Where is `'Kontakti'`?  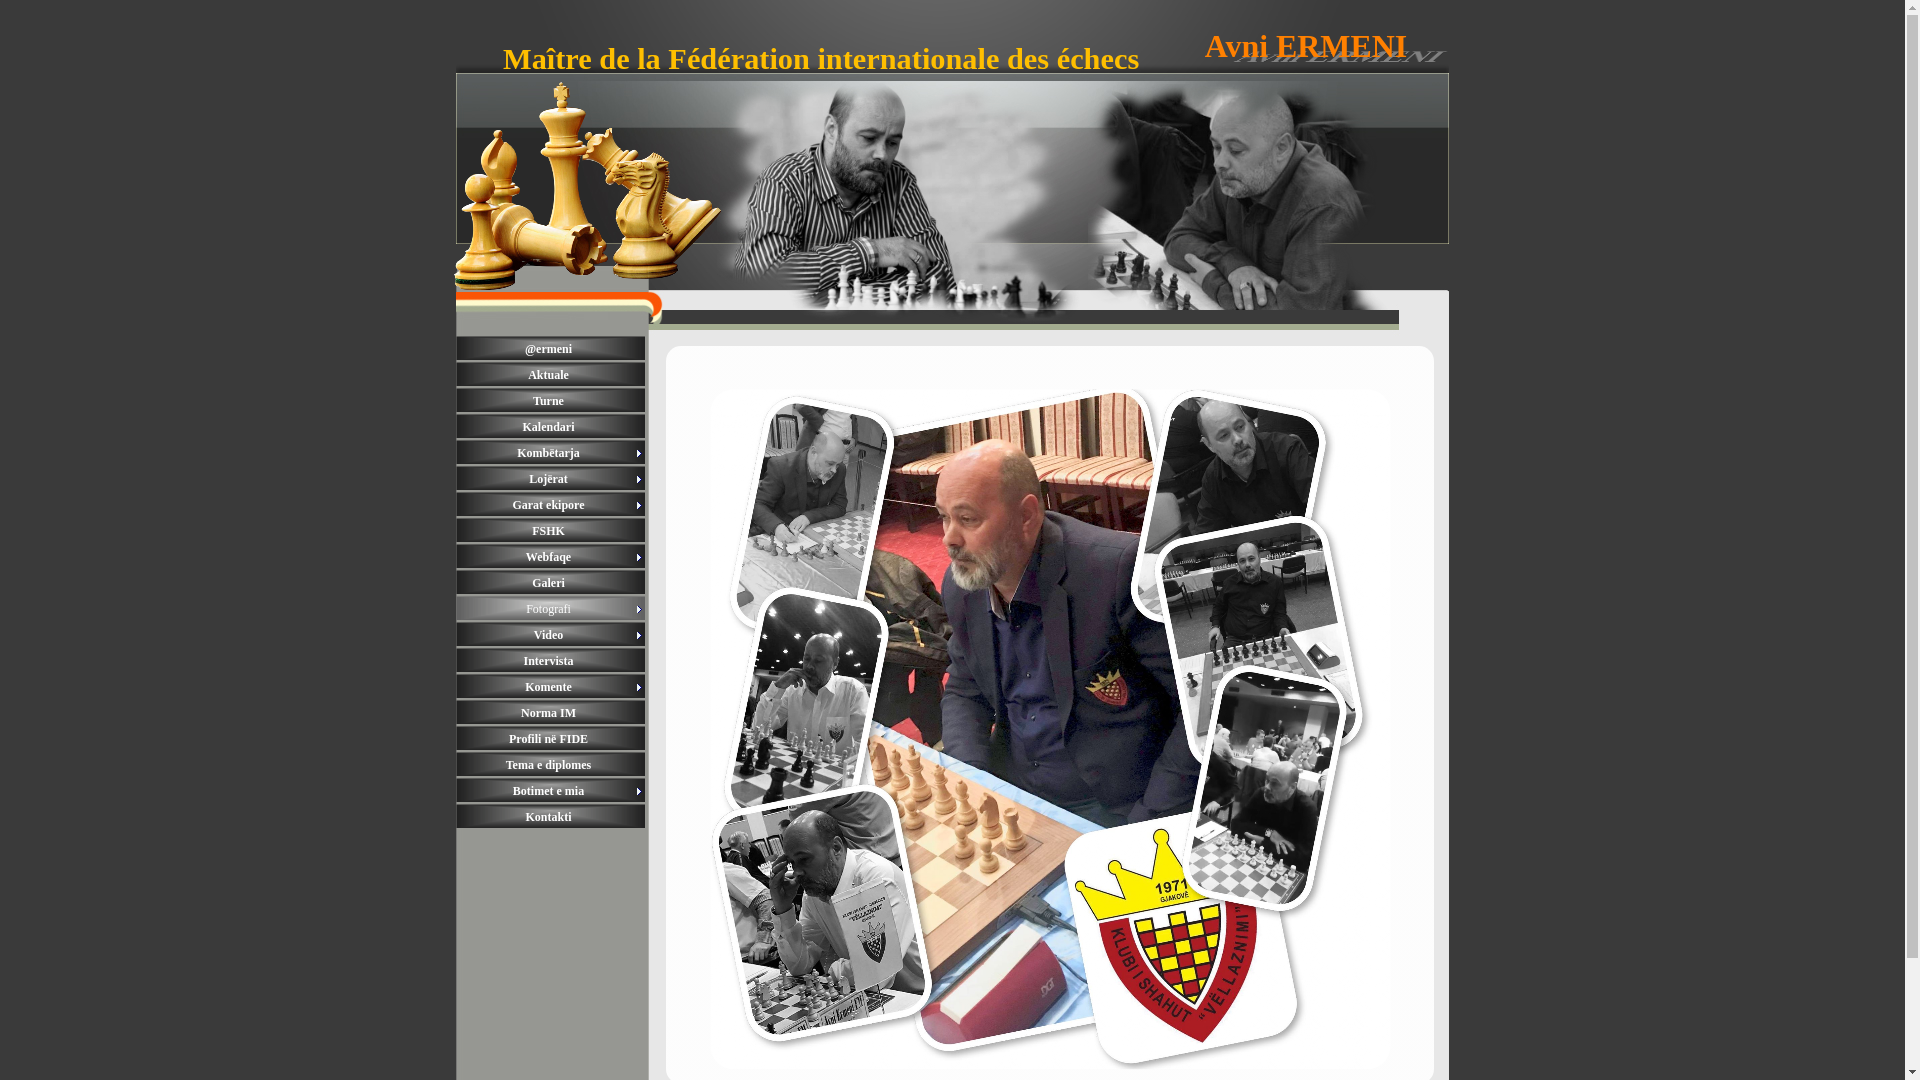 'Kontakti' is located at coordinates (551, 817).